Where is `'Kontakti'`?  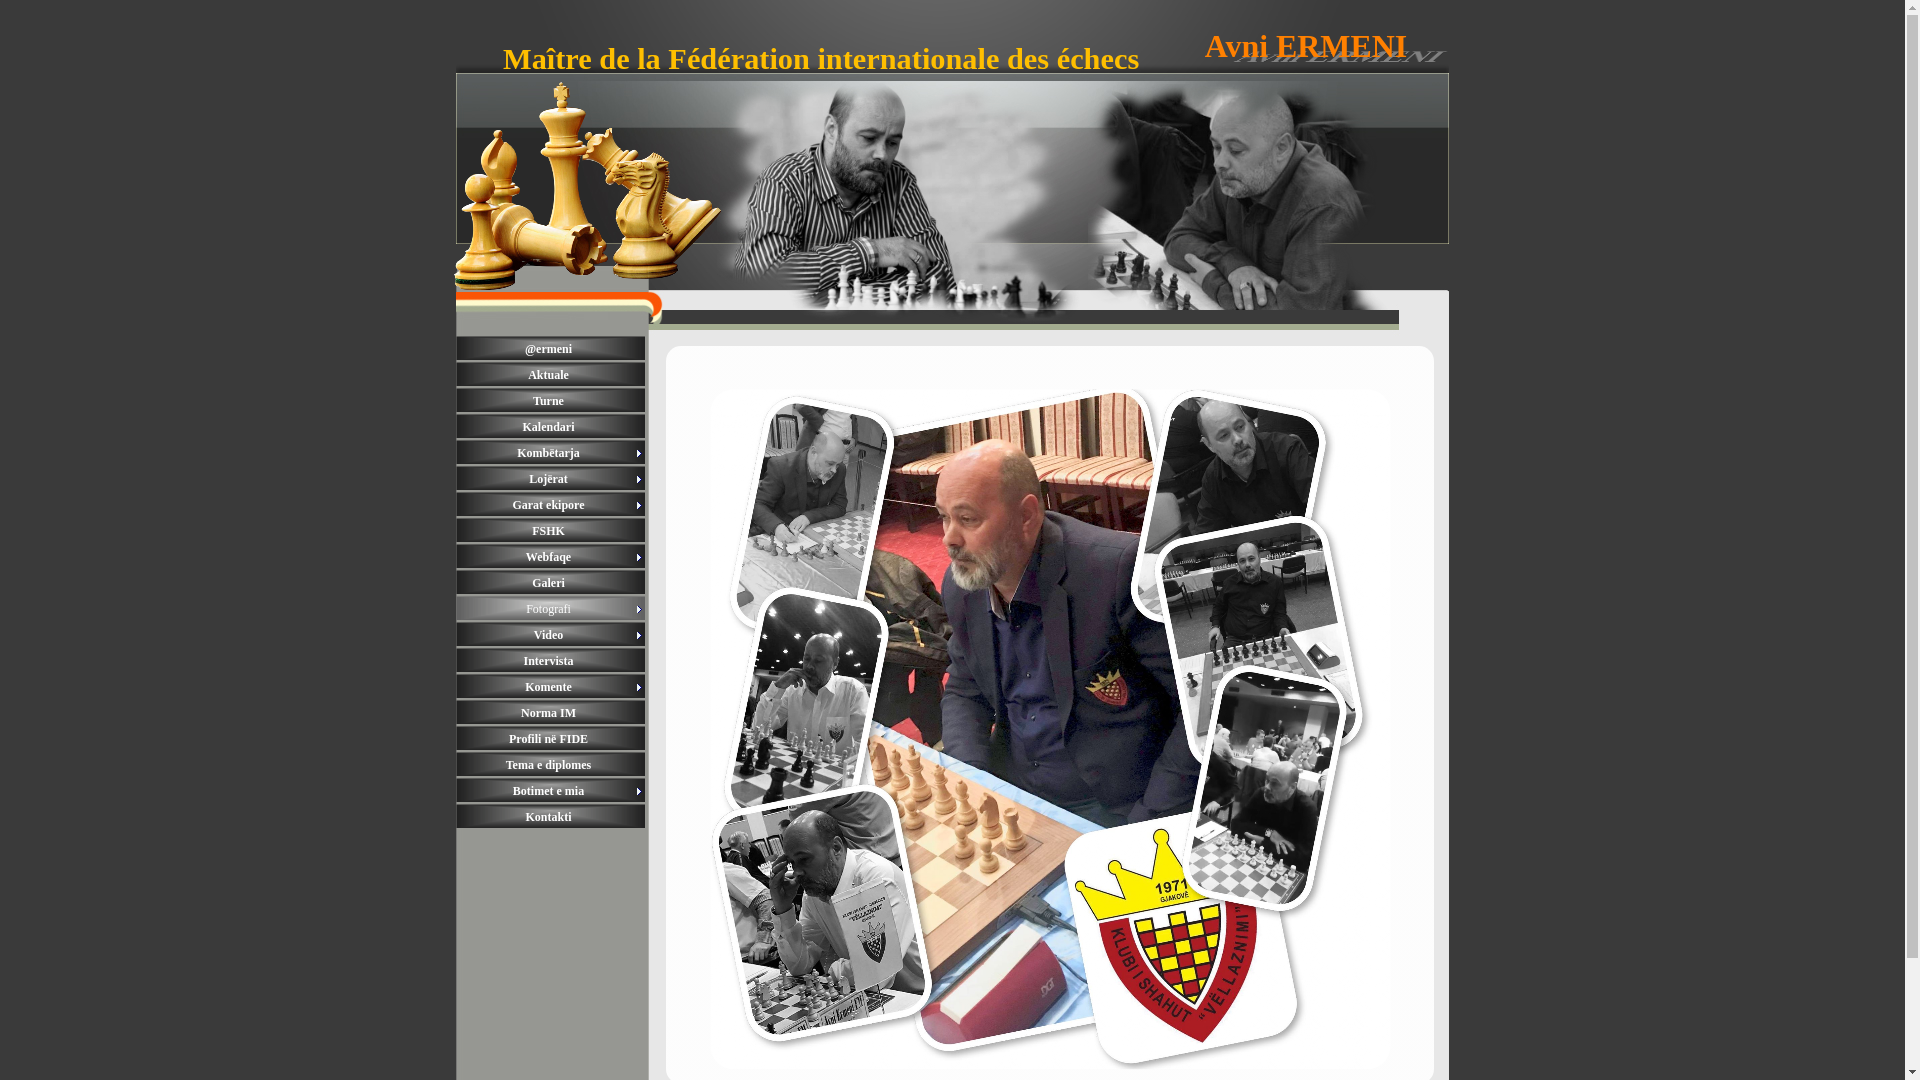 'Kontakti' is located at coordinates (551, 817).